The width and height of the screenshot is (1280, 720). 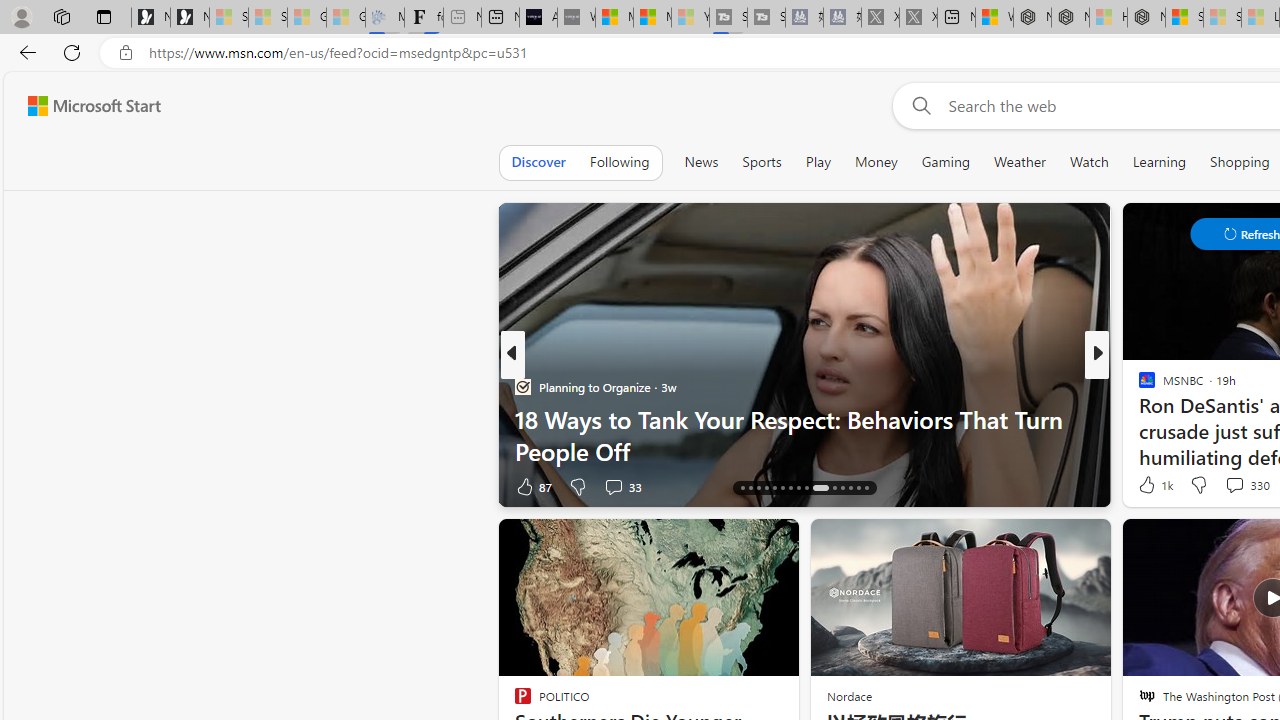 I want to click on 'Nordace', so click(x=848, y=695).